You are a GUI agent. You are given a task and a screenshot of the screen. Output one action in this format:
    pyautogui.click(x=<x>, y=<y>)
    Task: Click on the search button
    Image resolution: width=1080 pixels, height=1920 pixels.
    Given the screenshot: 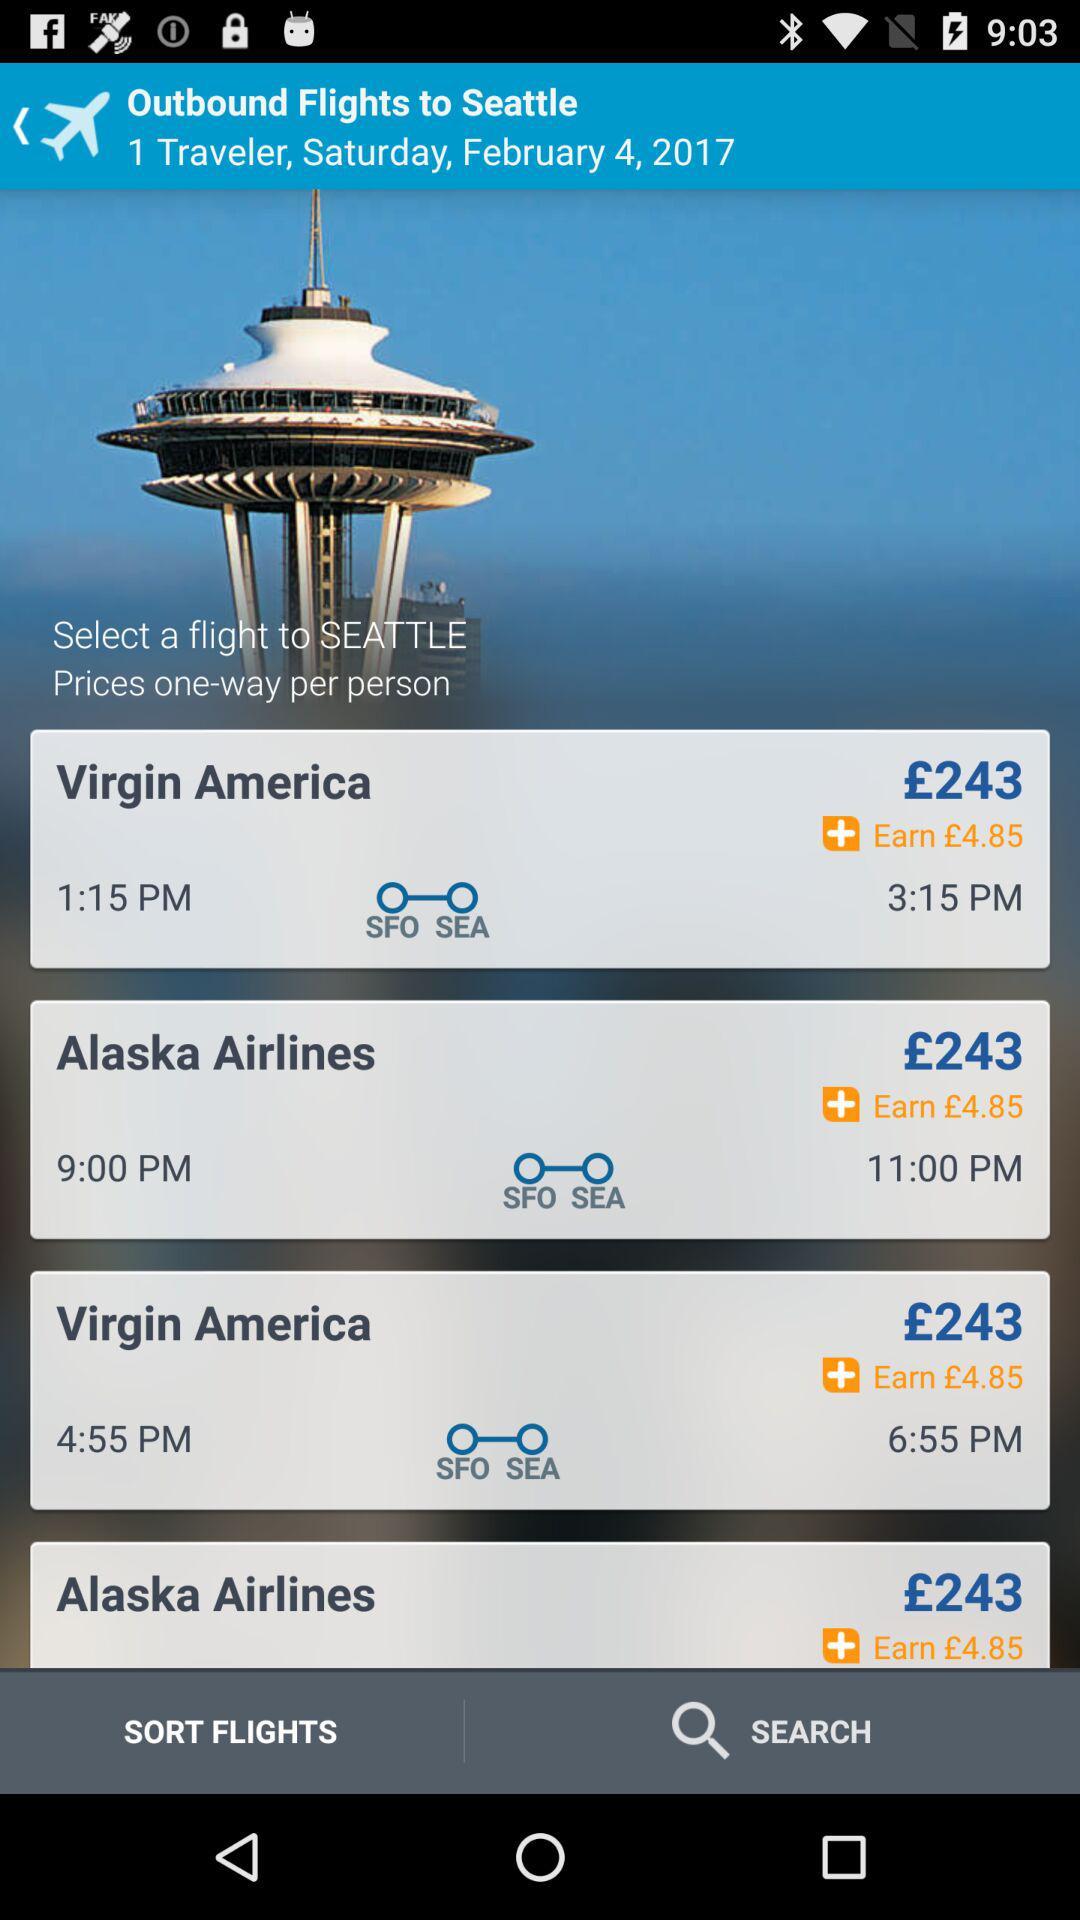 What is the action you would take?
    pyautogui.click(x=771, y=1730)
    